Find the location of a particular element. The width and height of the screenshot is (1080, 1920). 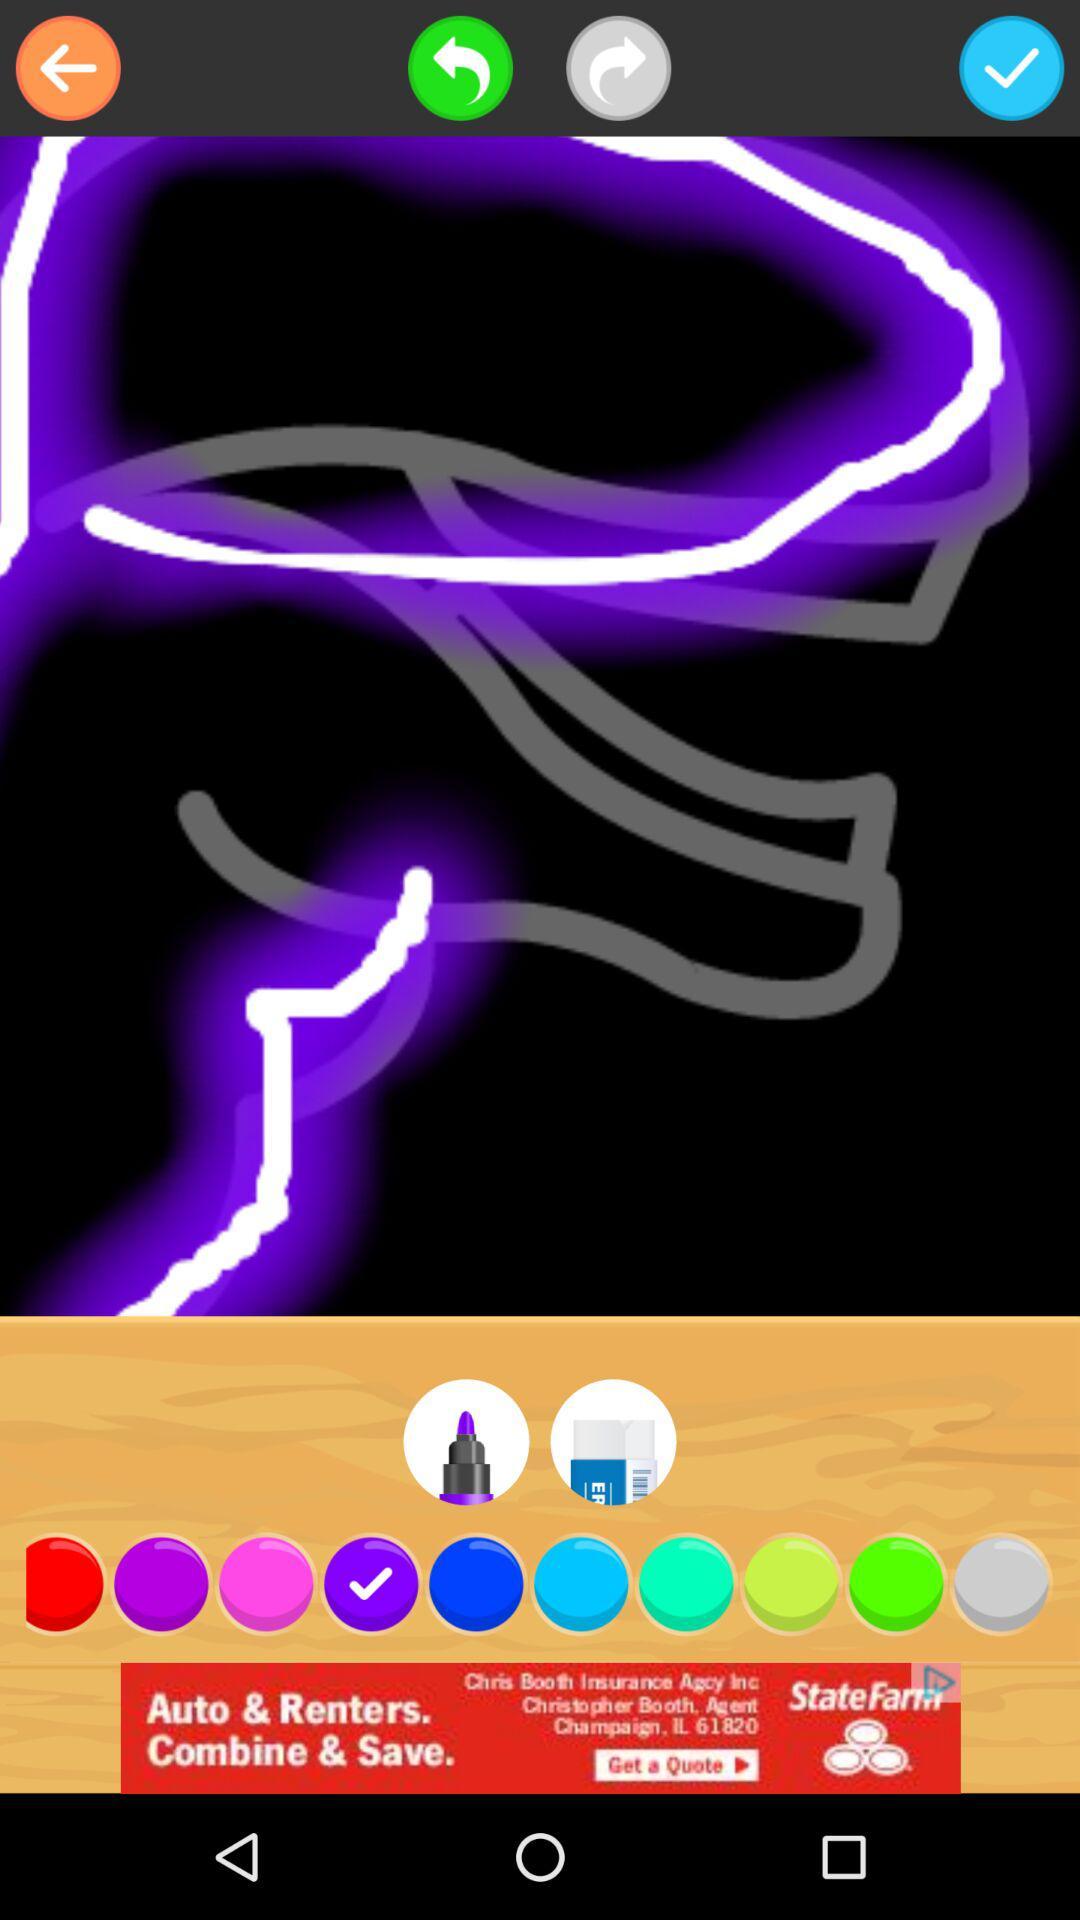

go back is located at coordinates (460, 68).